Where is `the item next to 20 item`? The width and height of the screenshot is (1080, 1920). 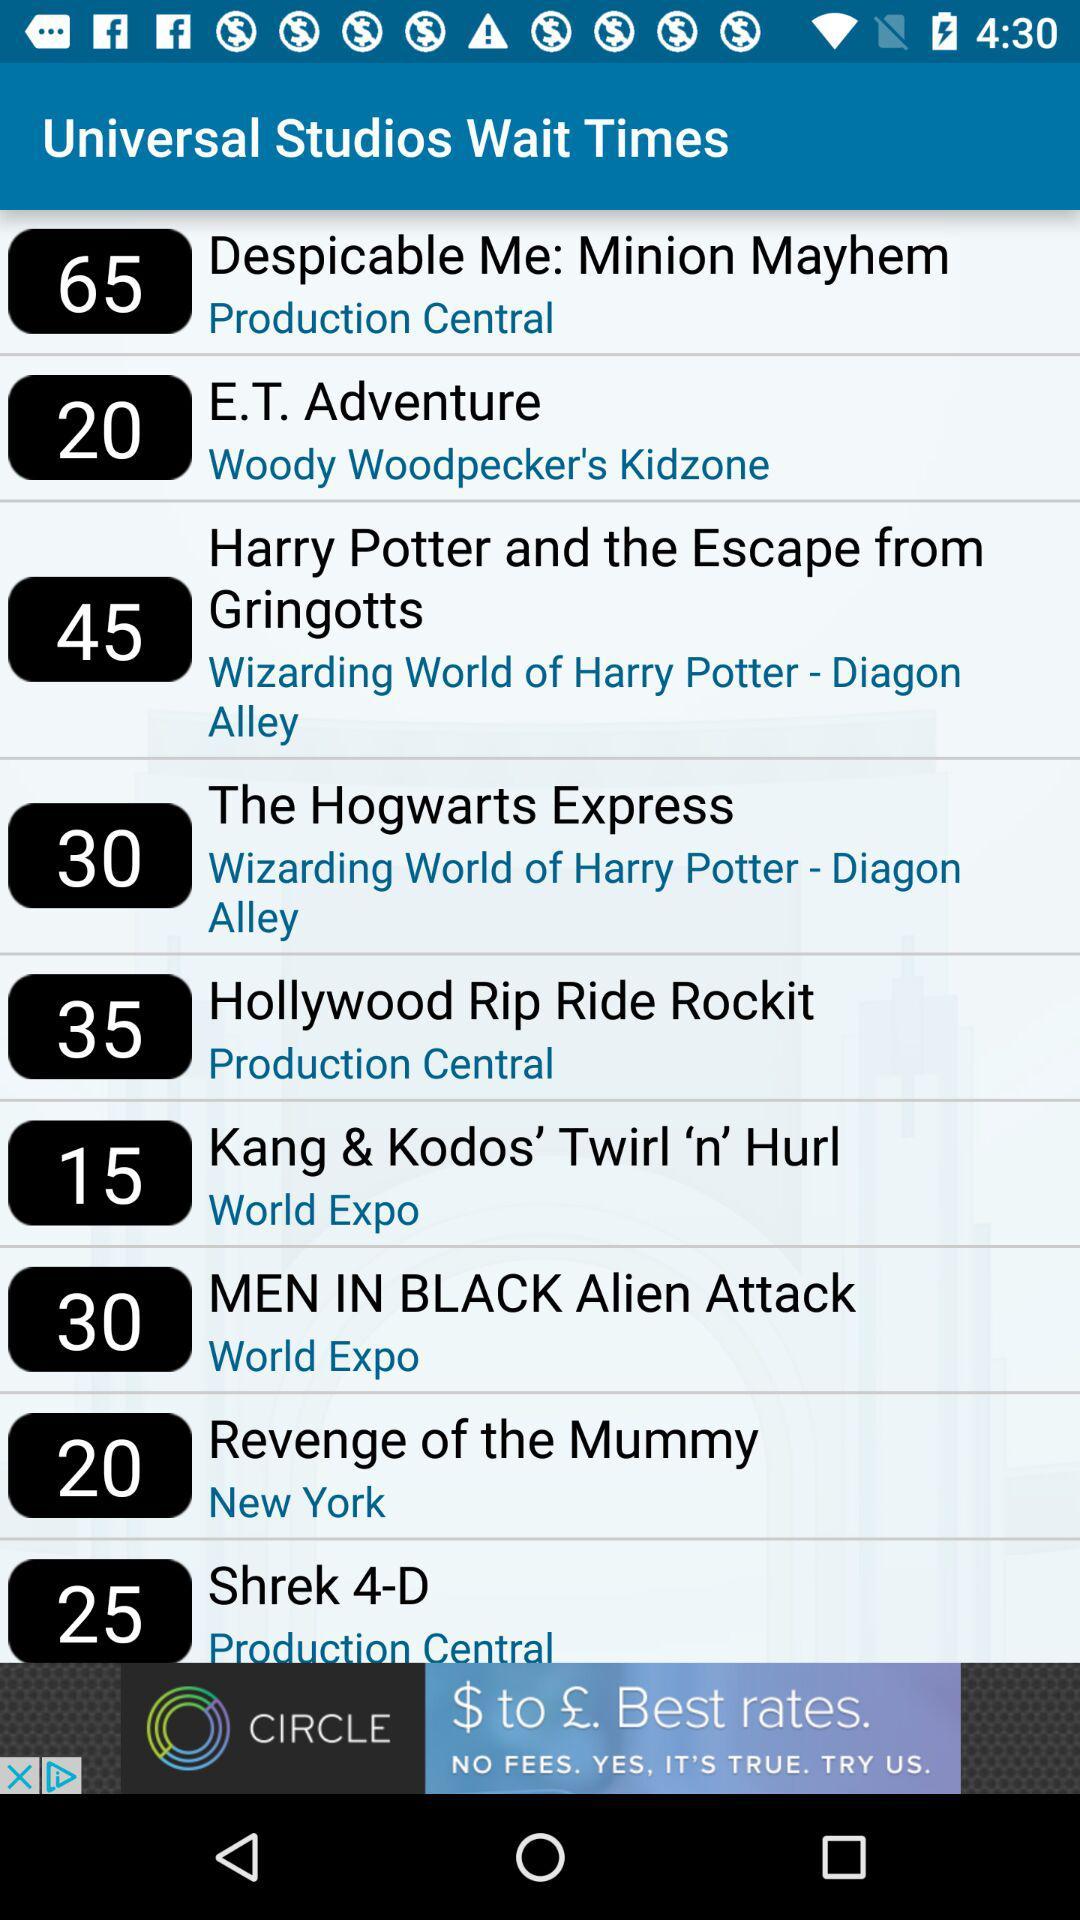 the item next to 20 item is located at coordinates (489, 461).